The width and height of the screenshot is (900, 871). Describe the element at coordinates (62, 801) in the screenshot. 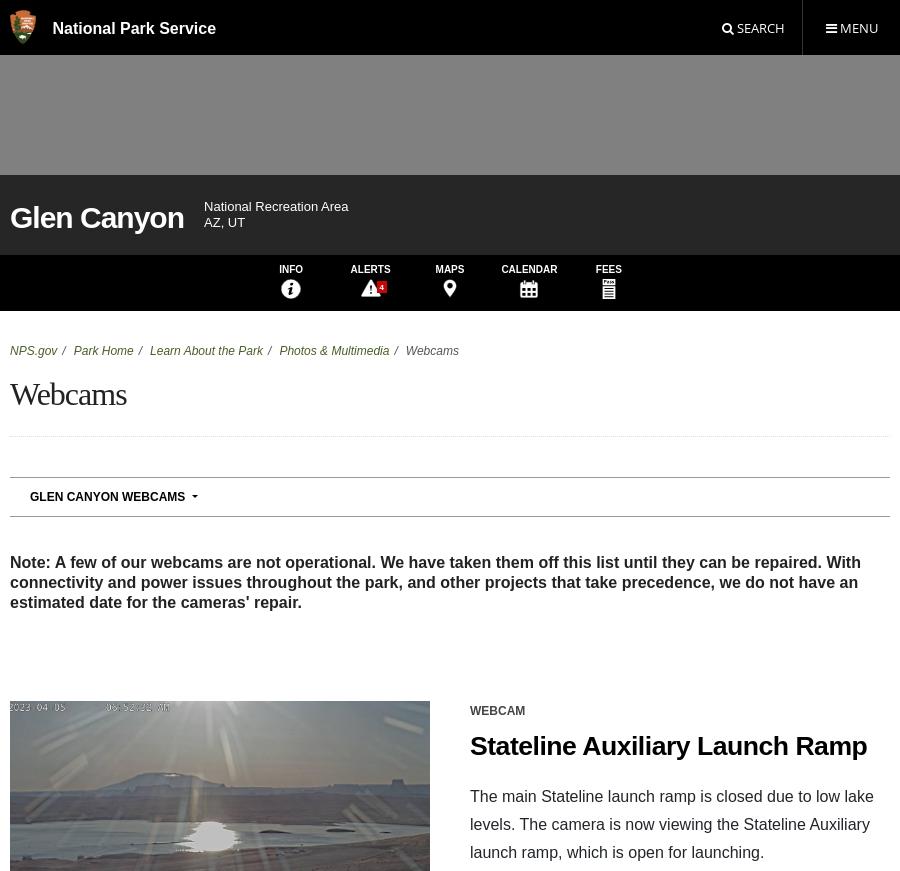

I see `'AZ'` at that location.